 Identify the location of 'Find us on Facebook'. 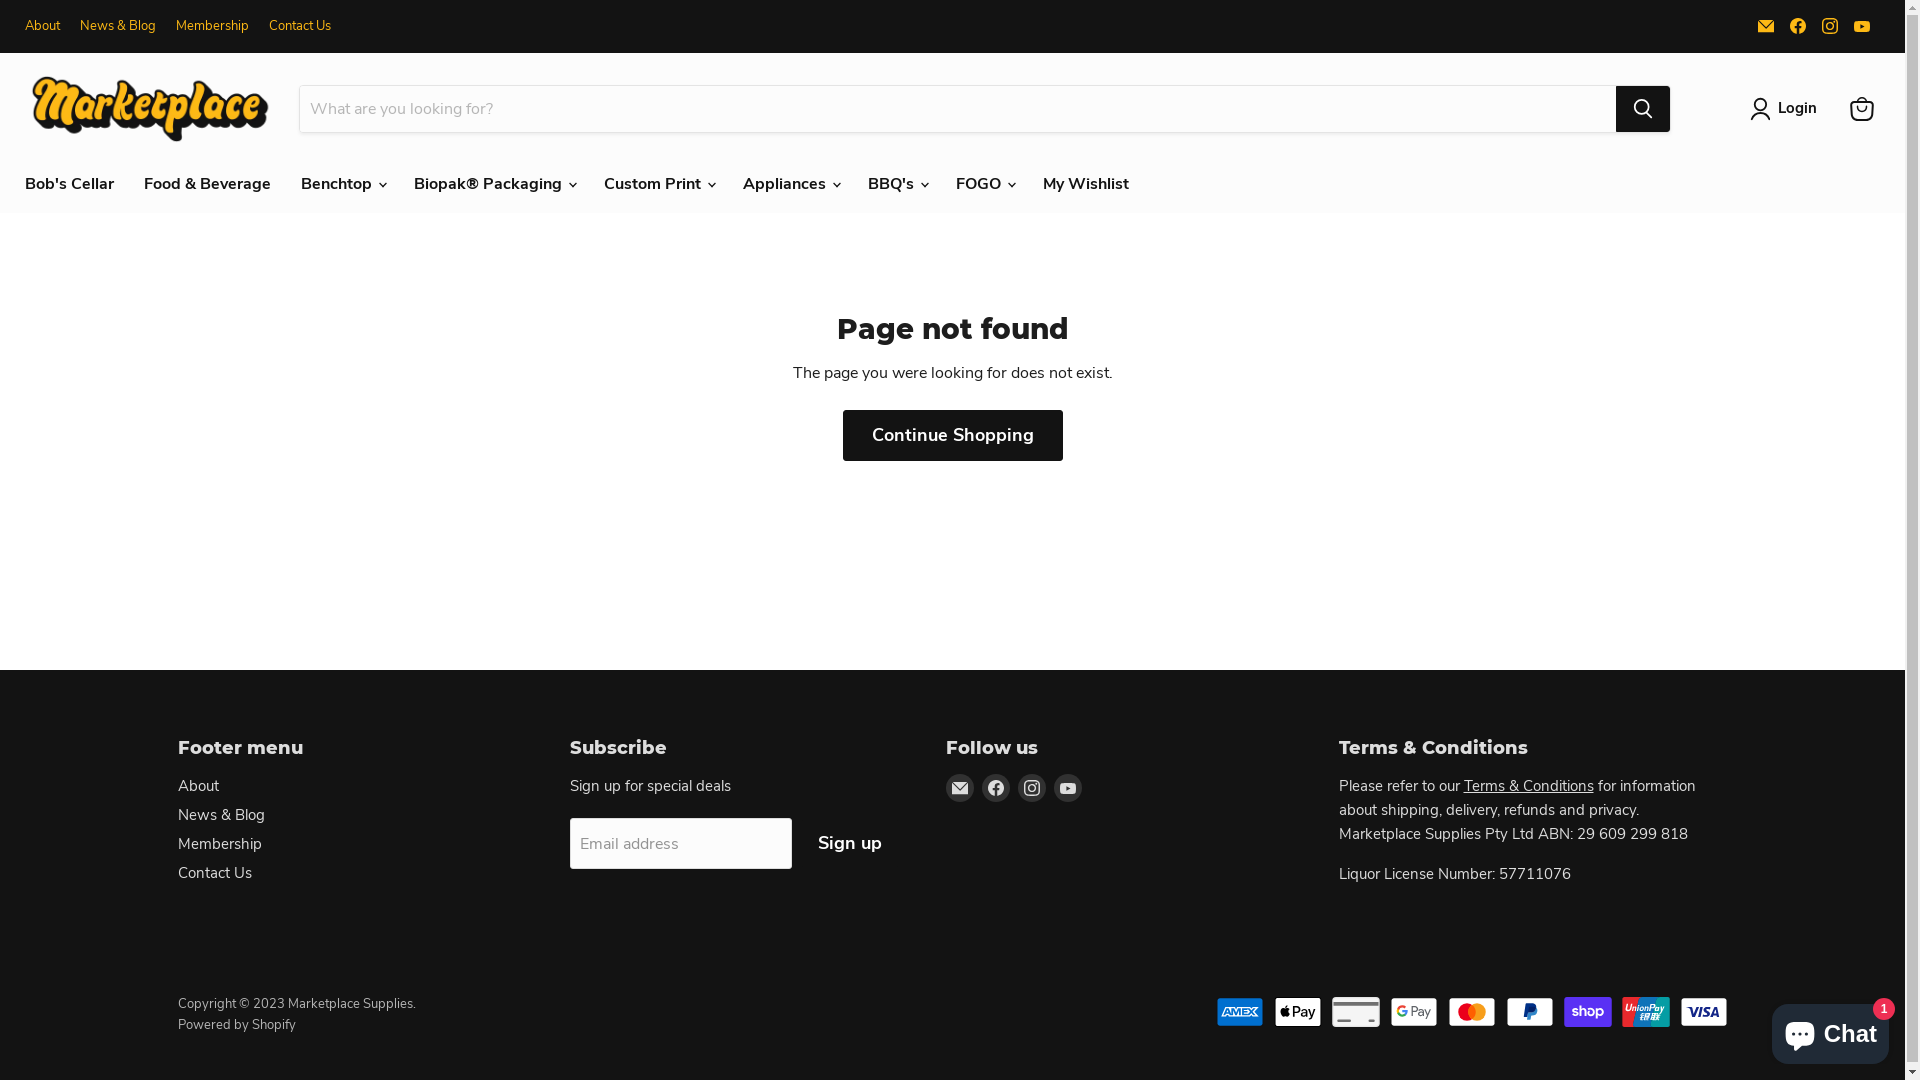
(1798, 26).